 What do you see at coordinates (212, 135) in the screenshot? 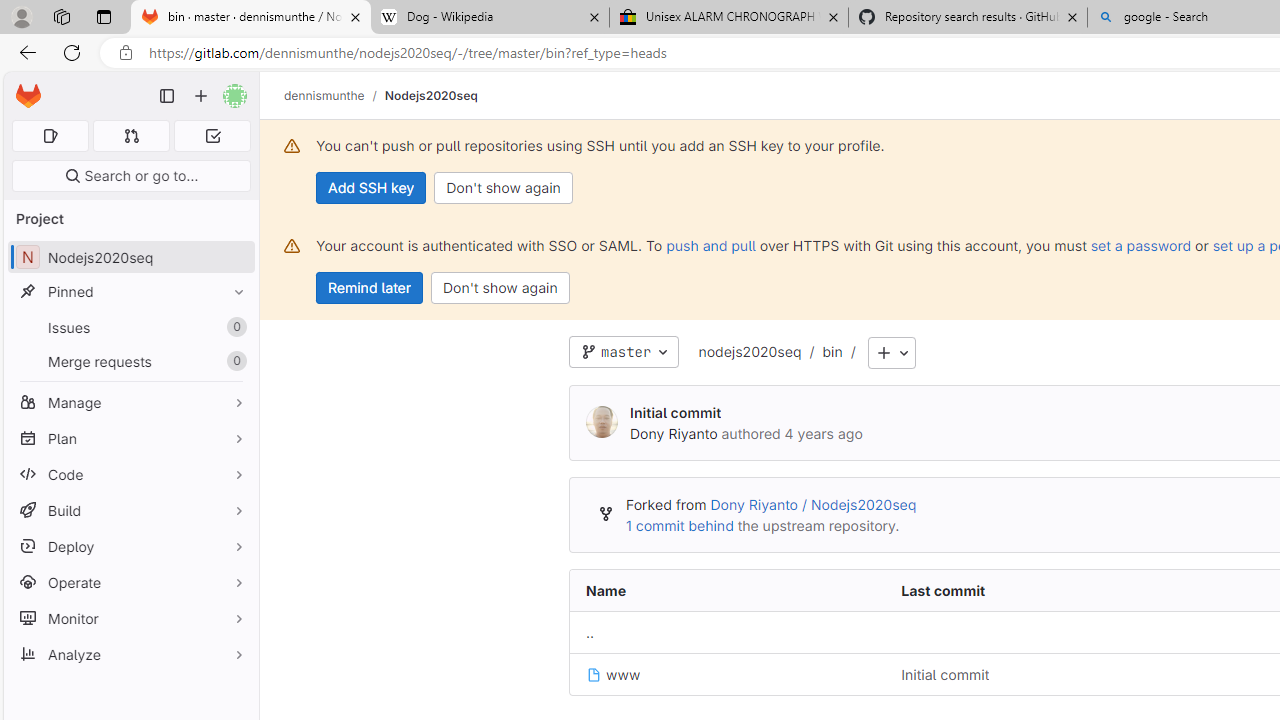
I see `'To-Do list 0'` at bounding box center [212, 135].